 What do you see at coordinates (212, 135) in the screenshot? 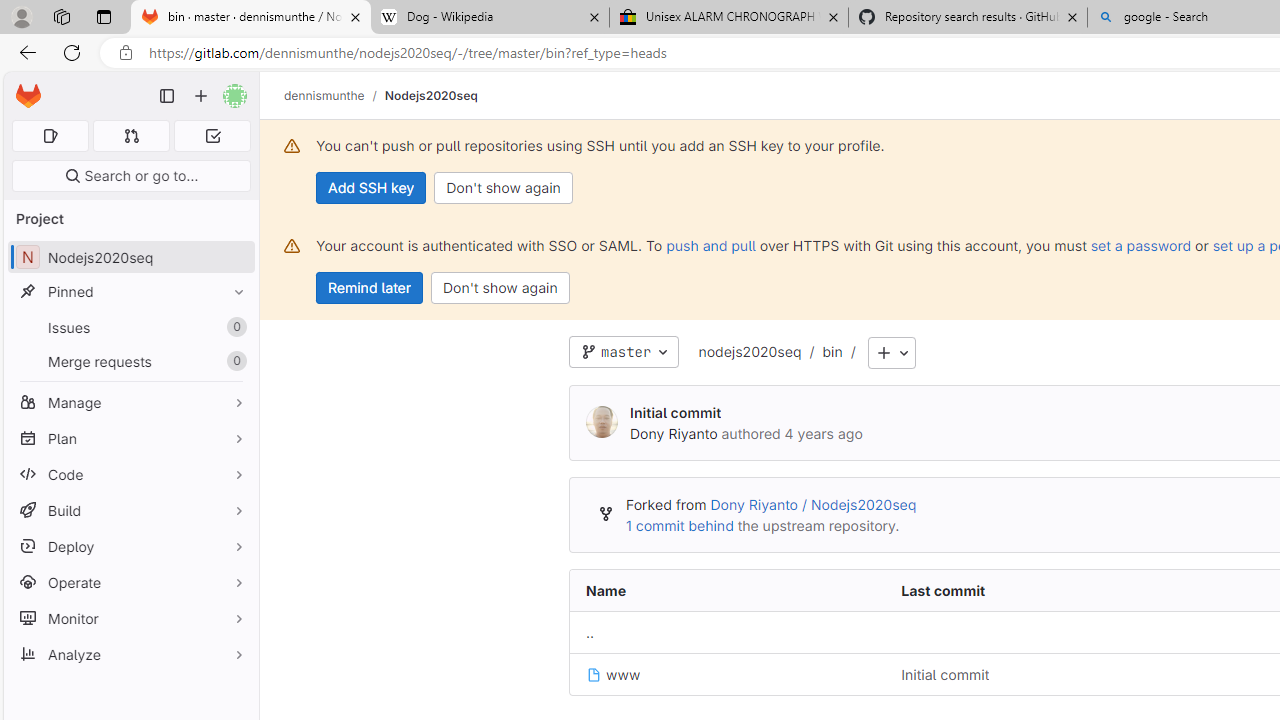
I see `'To-Do list 0'` at bounding box center [212, 135].